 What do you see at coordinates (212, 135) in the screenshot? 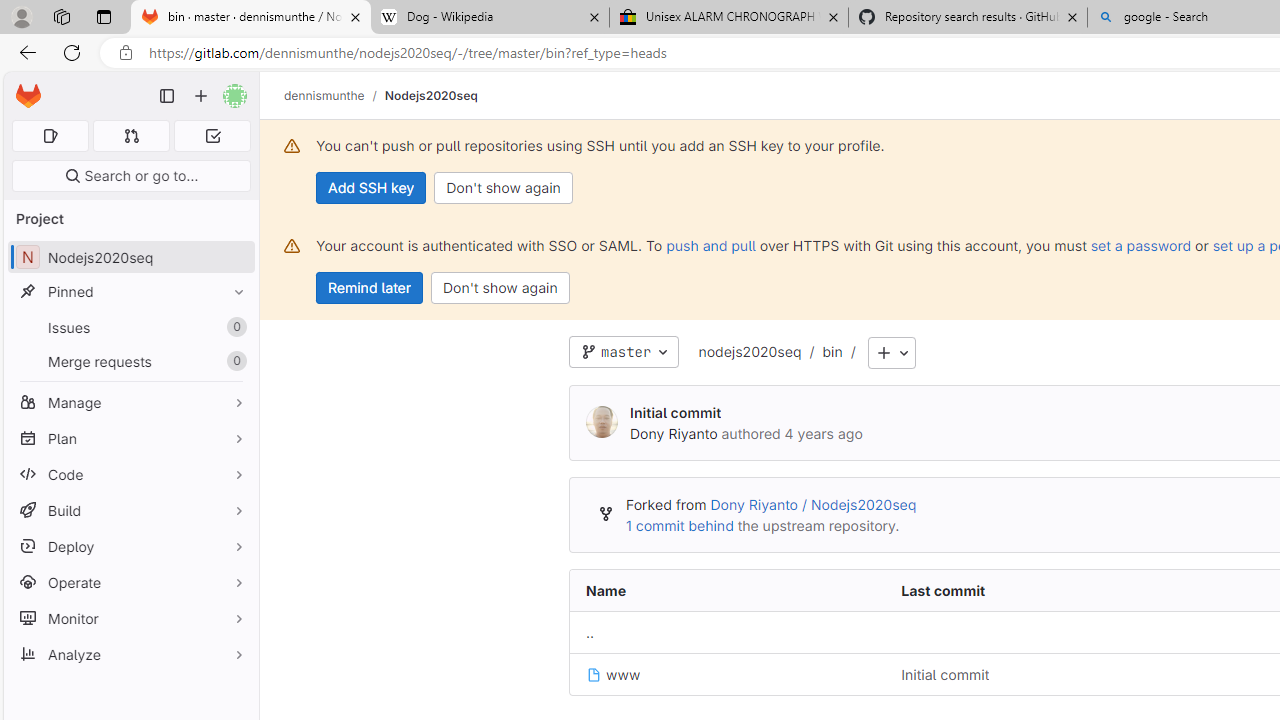
I see `'To-Do list 0'` at bounding box center [212, 135].